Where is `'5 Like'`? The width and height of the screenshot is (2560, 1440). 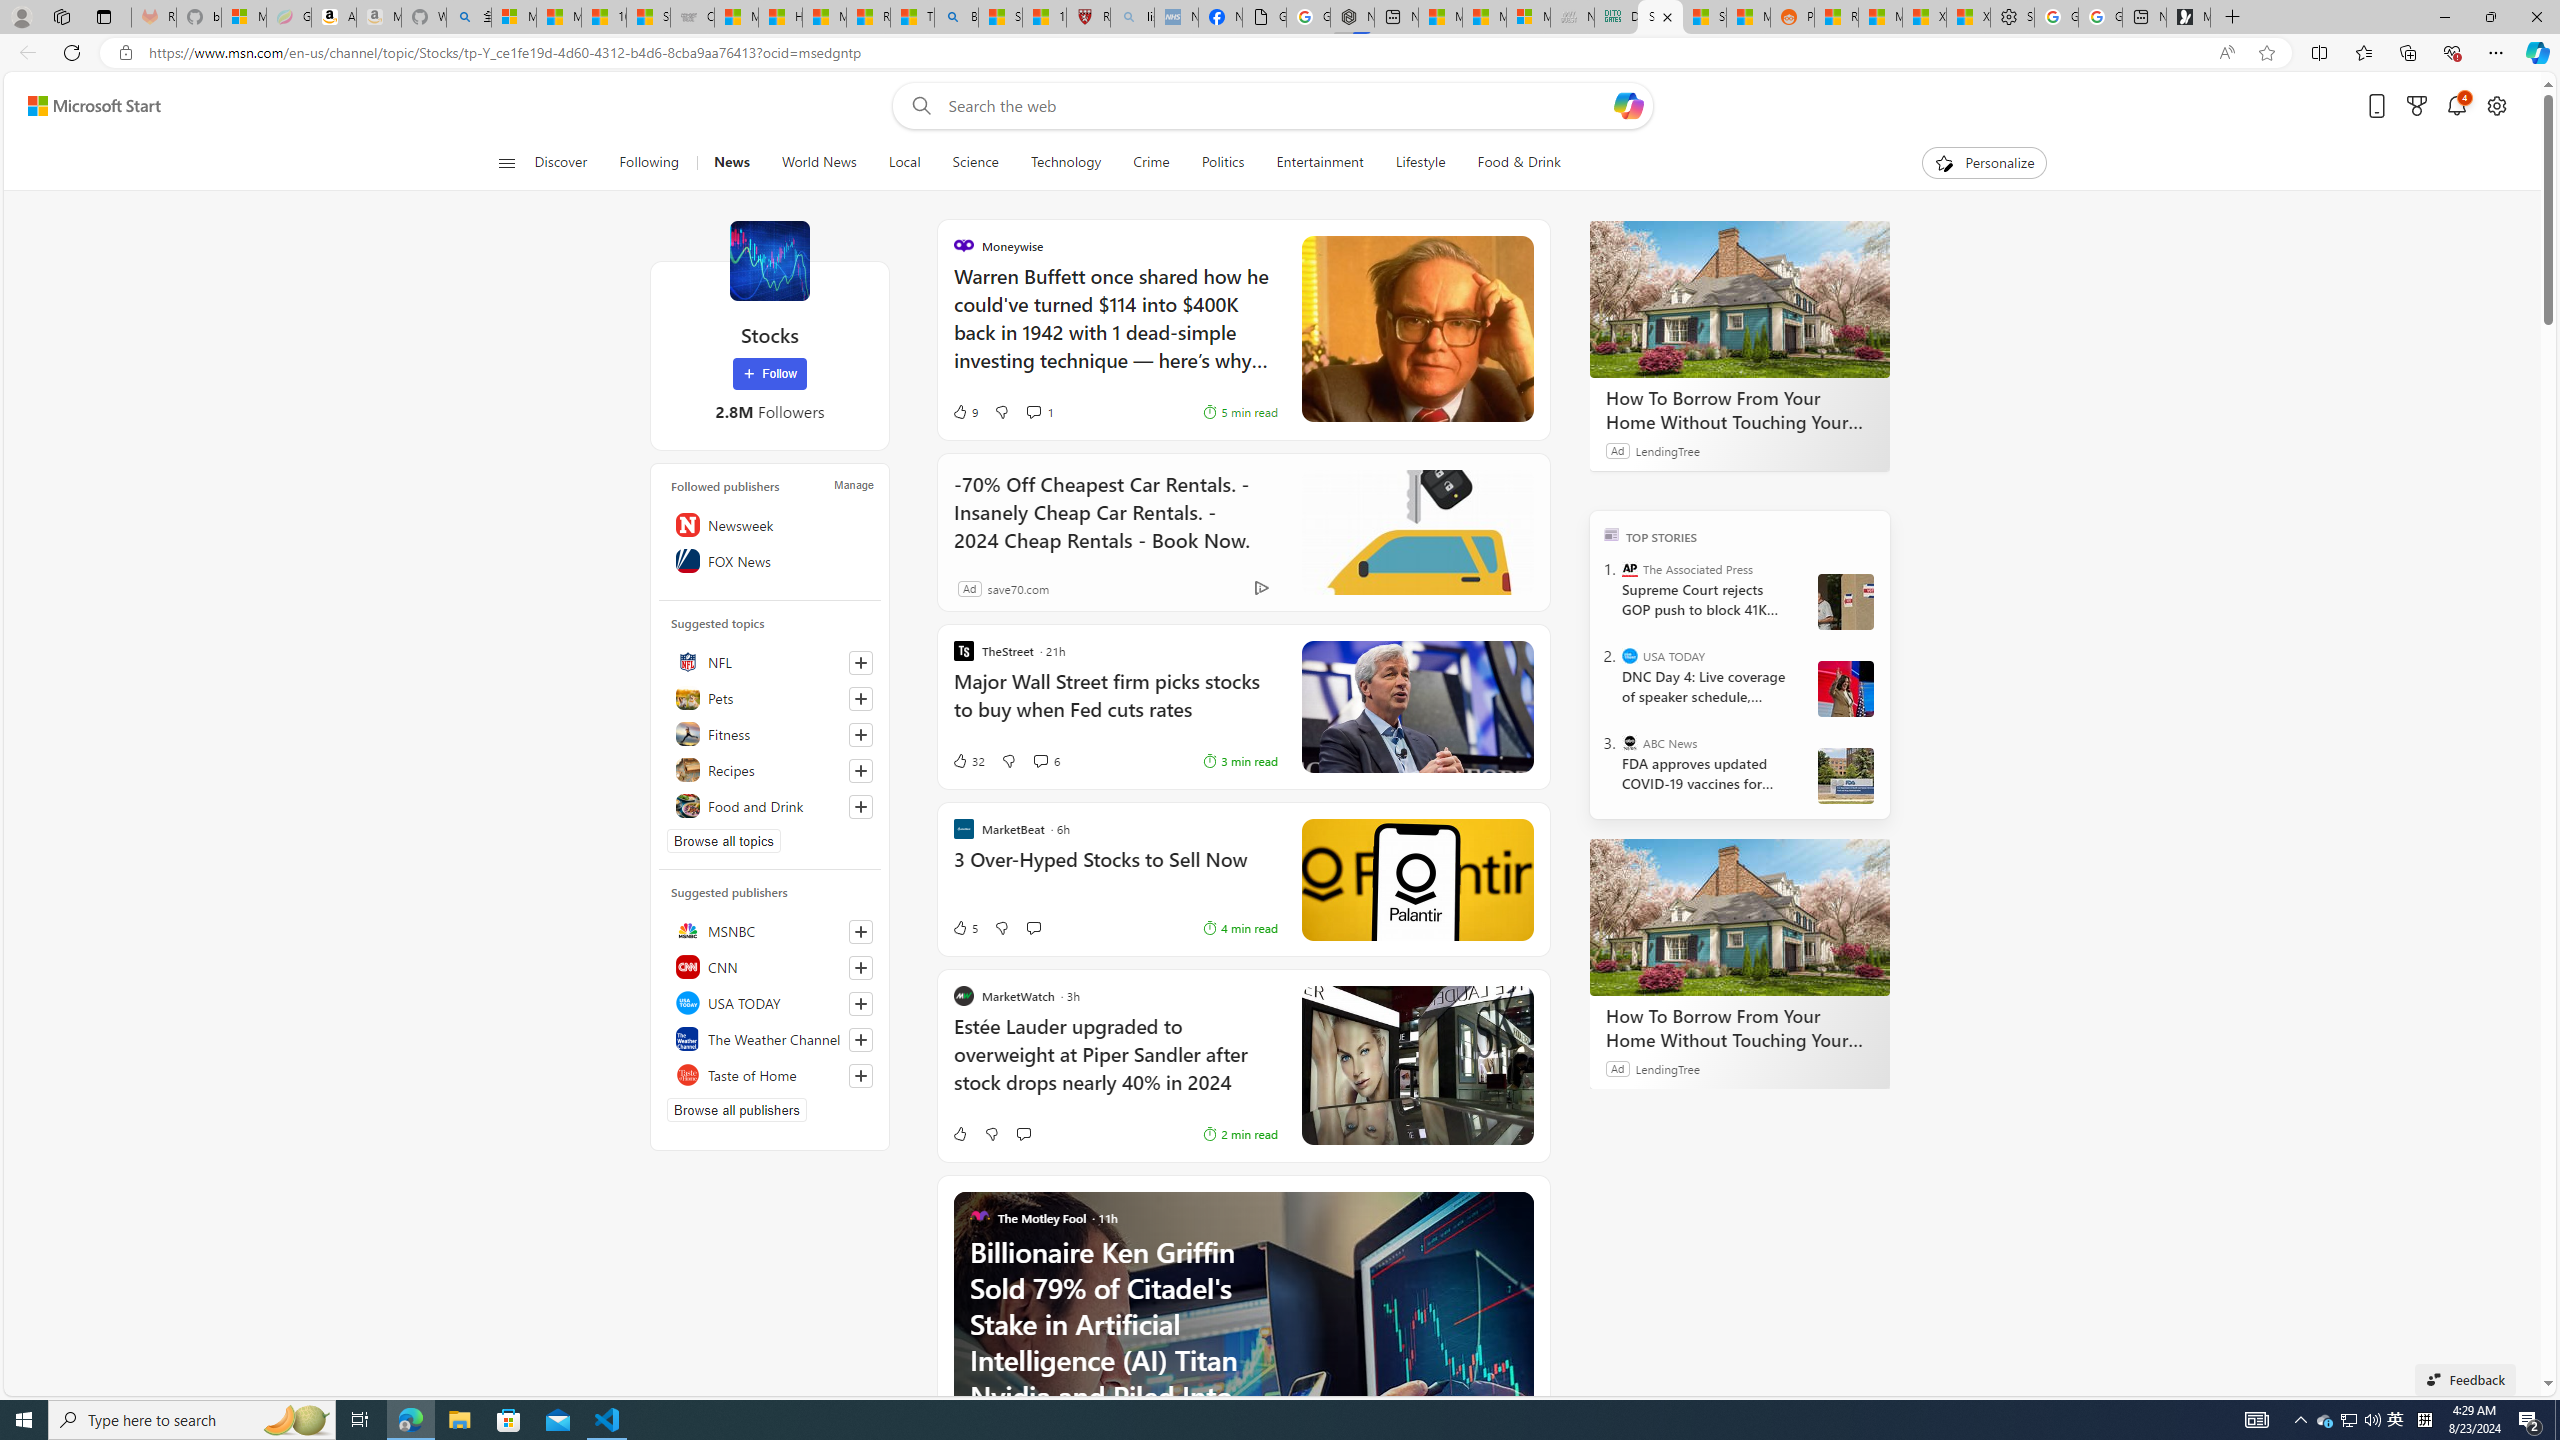
'5 Like' is located at coordinates (962, 927).